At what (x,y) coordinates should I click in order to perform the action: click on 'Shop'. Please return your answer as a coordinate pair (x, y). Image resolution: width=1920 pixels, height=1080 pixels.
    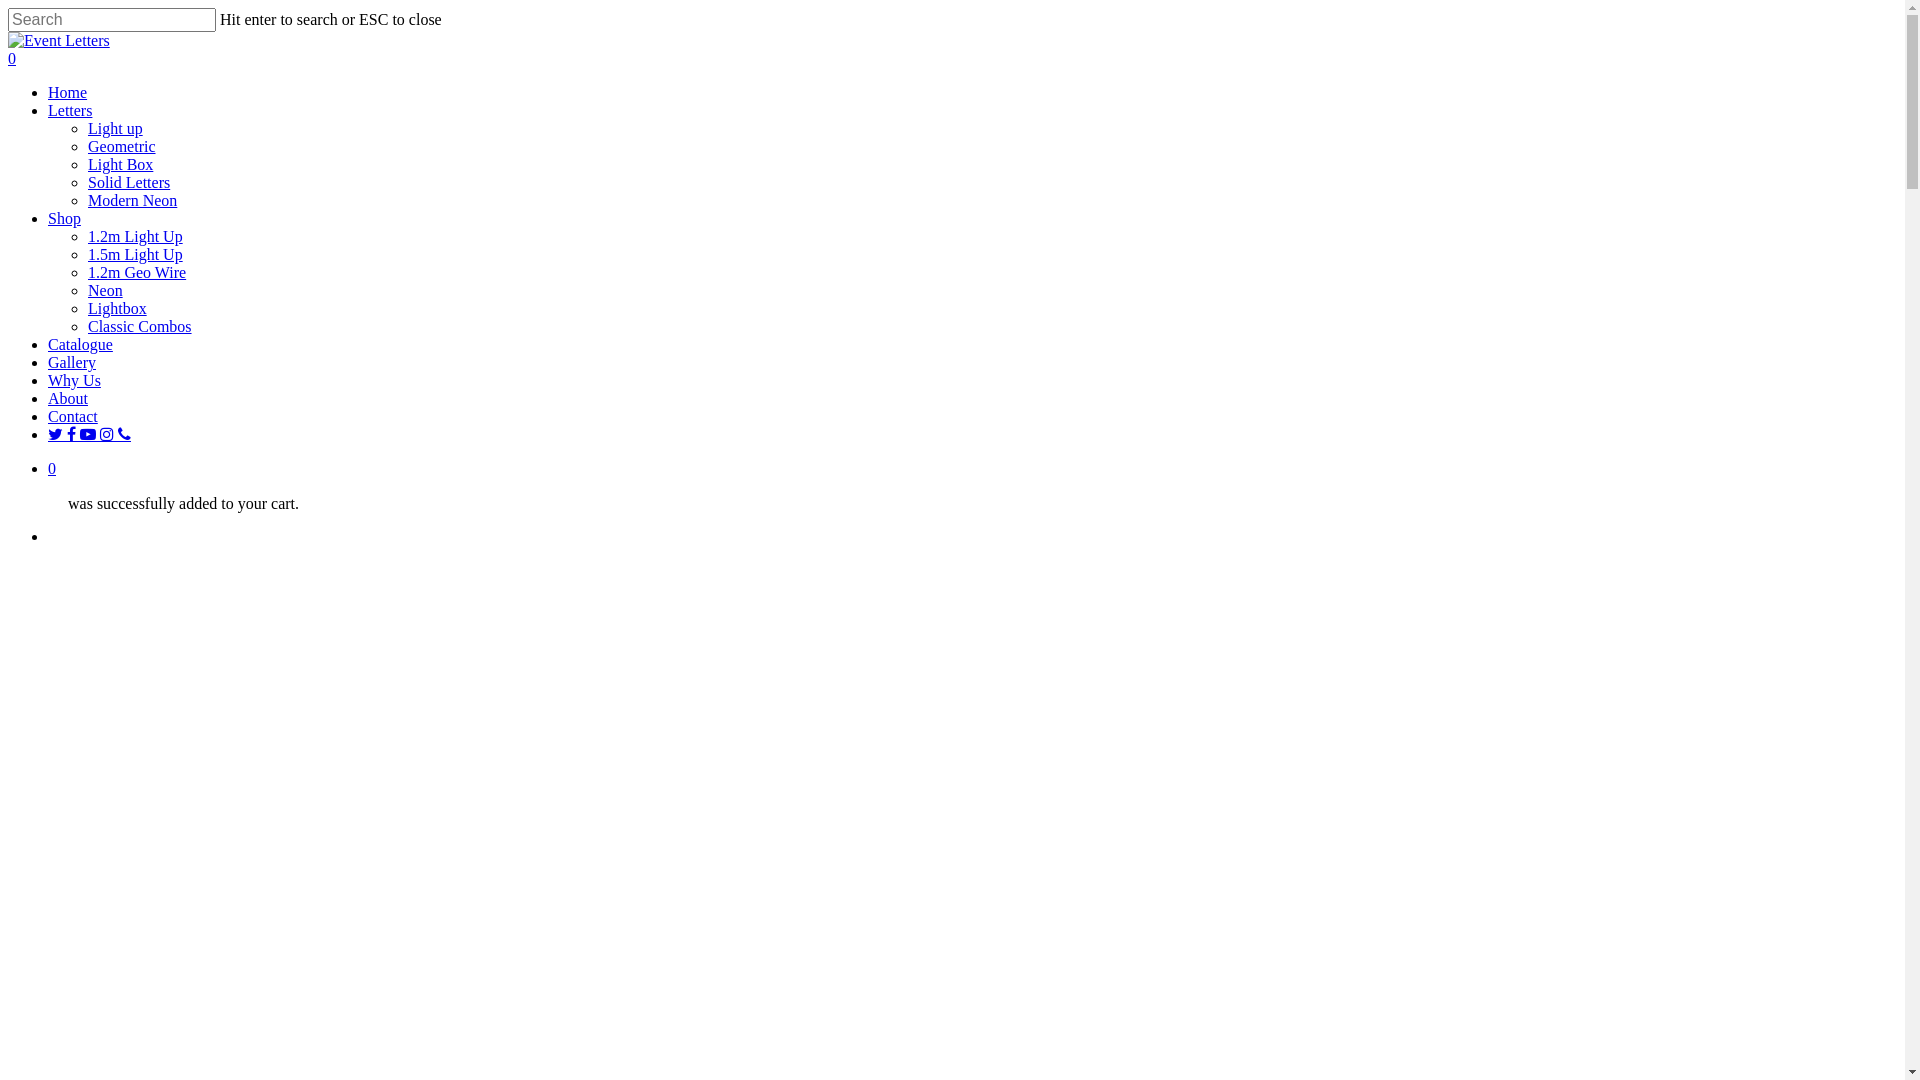
    Looking at the image, I should click on (64, 218).